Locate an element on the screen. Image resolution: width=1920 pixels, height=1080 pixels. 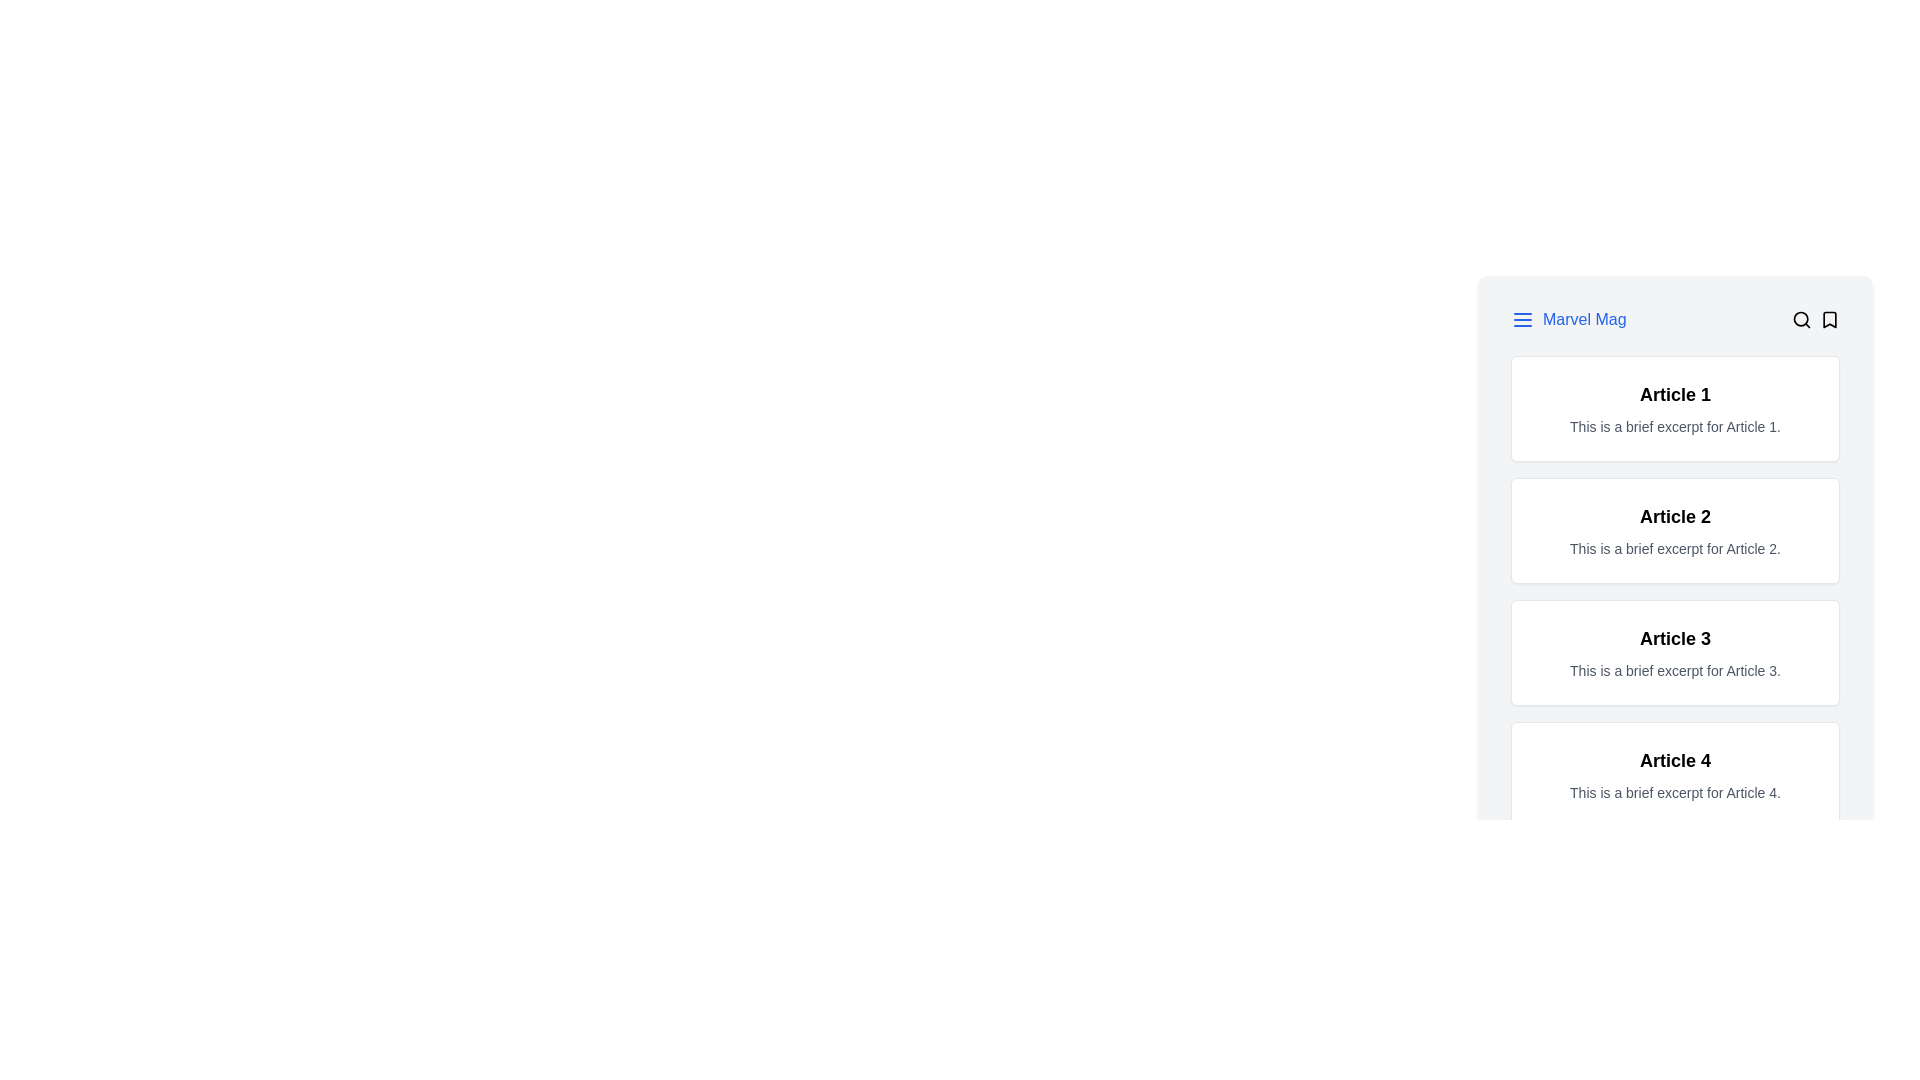
the text snippet that reads 'This is a brief excerpt for Article 1.' which appears in small, gray-colored font below the title text in the first card titled 'Article 1' is located at coordinates (1675, 426).